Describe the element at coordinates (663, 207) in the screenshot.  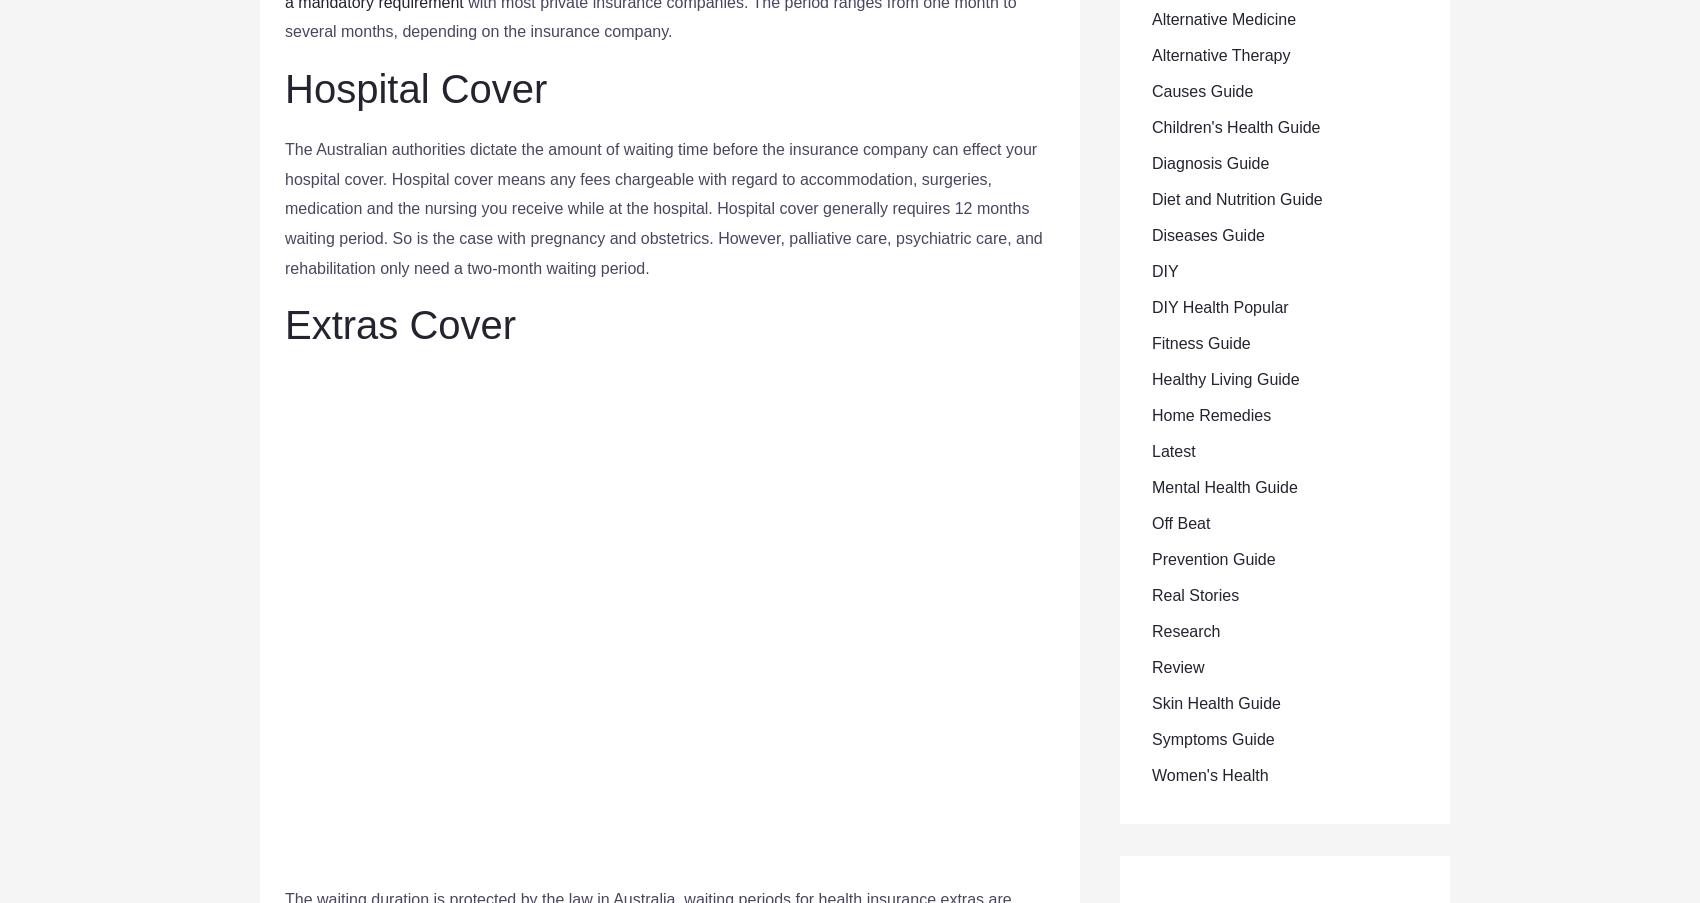
I see `'The Australian authorities dictate the amount of waiting time before the insurance company can effect your hospital cover. Hospital cover means any fees chargeable with regard to accommodation, surgeries, medication and the nursing you receive while at the hospital. Hospital cover generally requires 12 months waiting period. So is the case with pregnancy and obstetrics. However, palliative care, psychiatric care, and rehabilitation only need a two-month waiting period.'` at that location.